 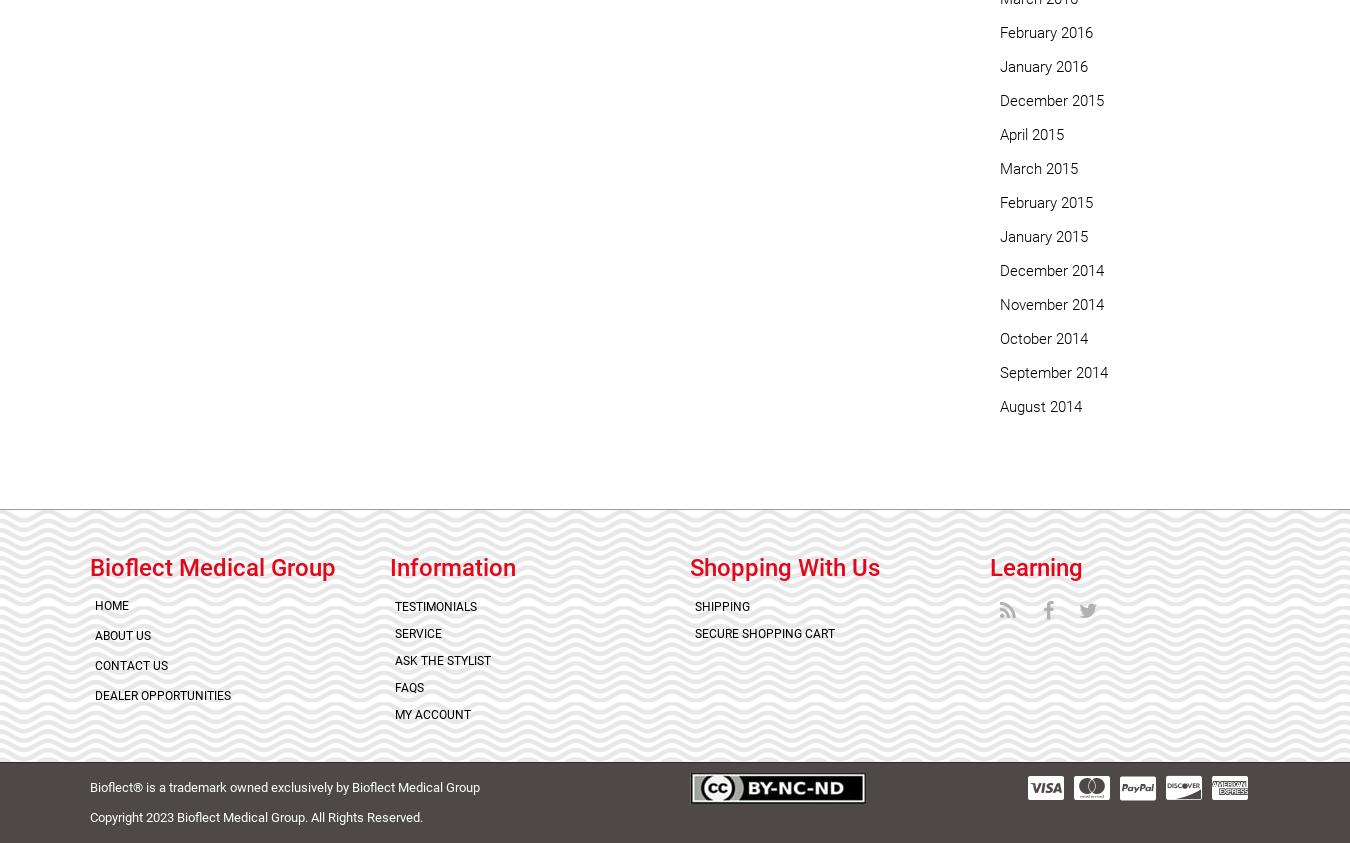 What do you see at coordinates (1043, 65) in the screenshot?
I see `'January 2016'` at bounding box center [1043, 65].